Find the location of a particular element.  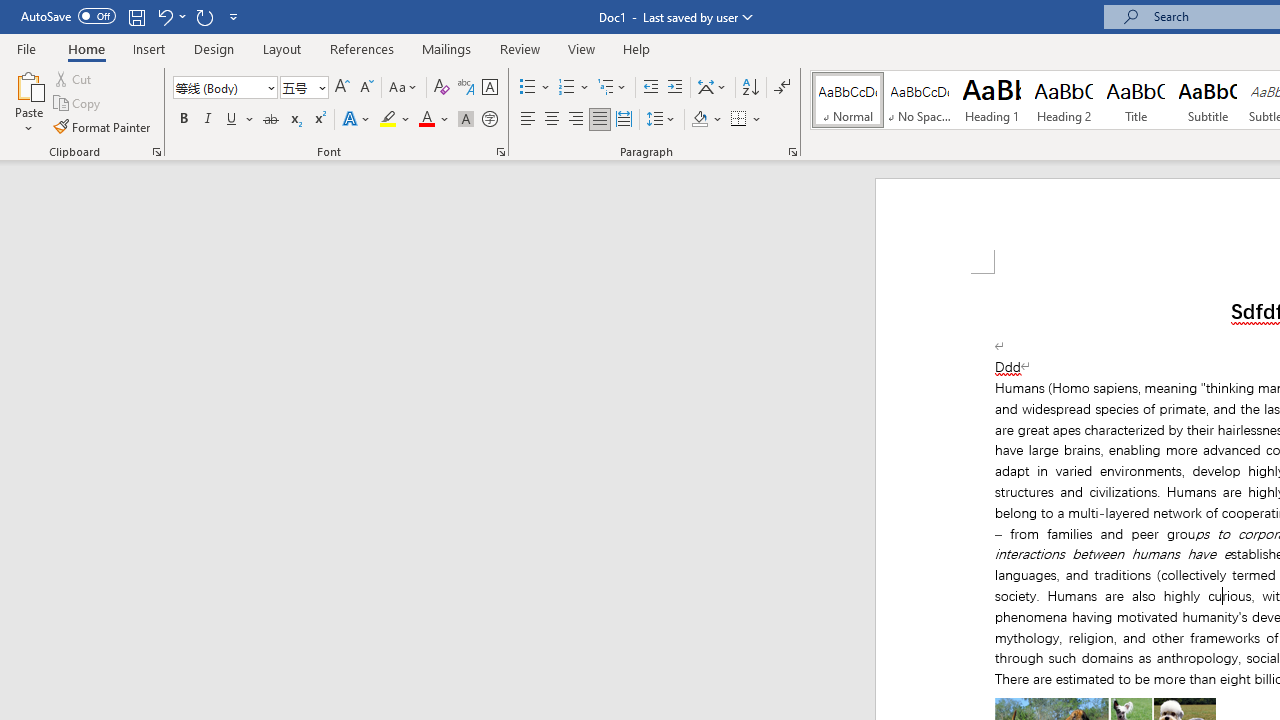

'Distributed' is located at coordinates (623, 119).